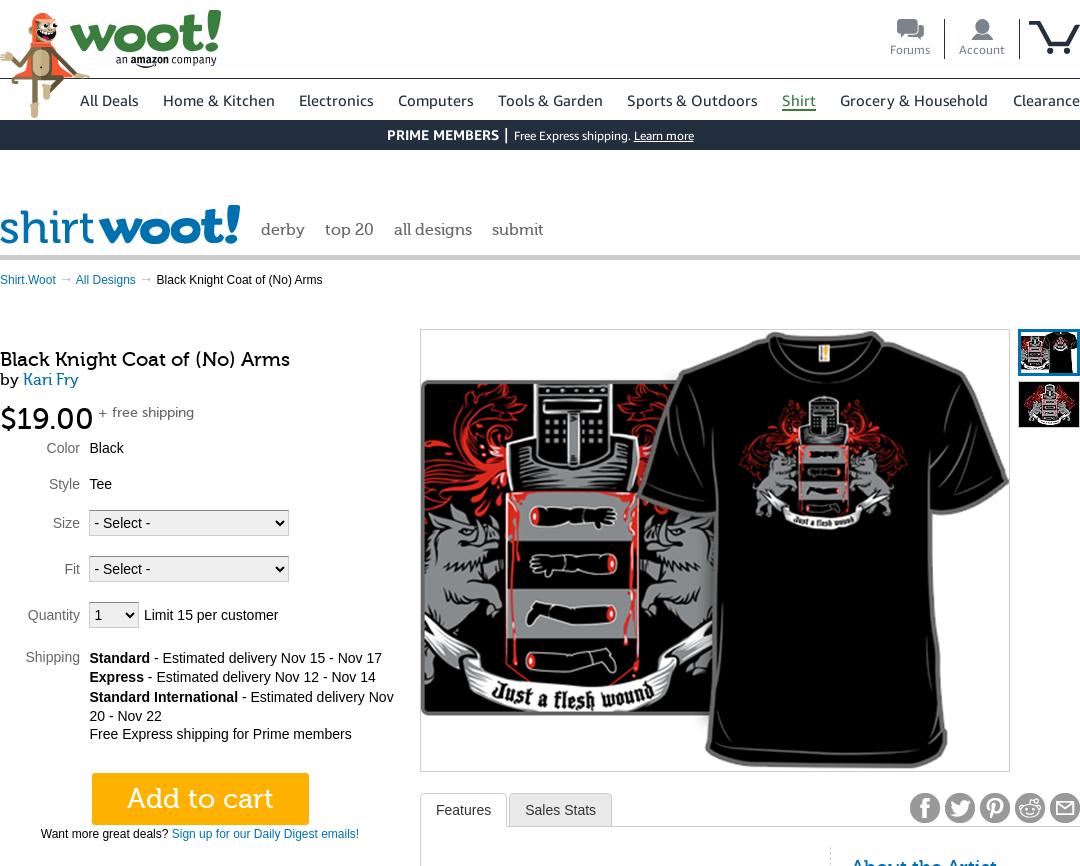  What do you see at coordinates (441, 134) in the screenshot?
I see `'PRIME MEMBERS'` at bounding box center [441, 134].